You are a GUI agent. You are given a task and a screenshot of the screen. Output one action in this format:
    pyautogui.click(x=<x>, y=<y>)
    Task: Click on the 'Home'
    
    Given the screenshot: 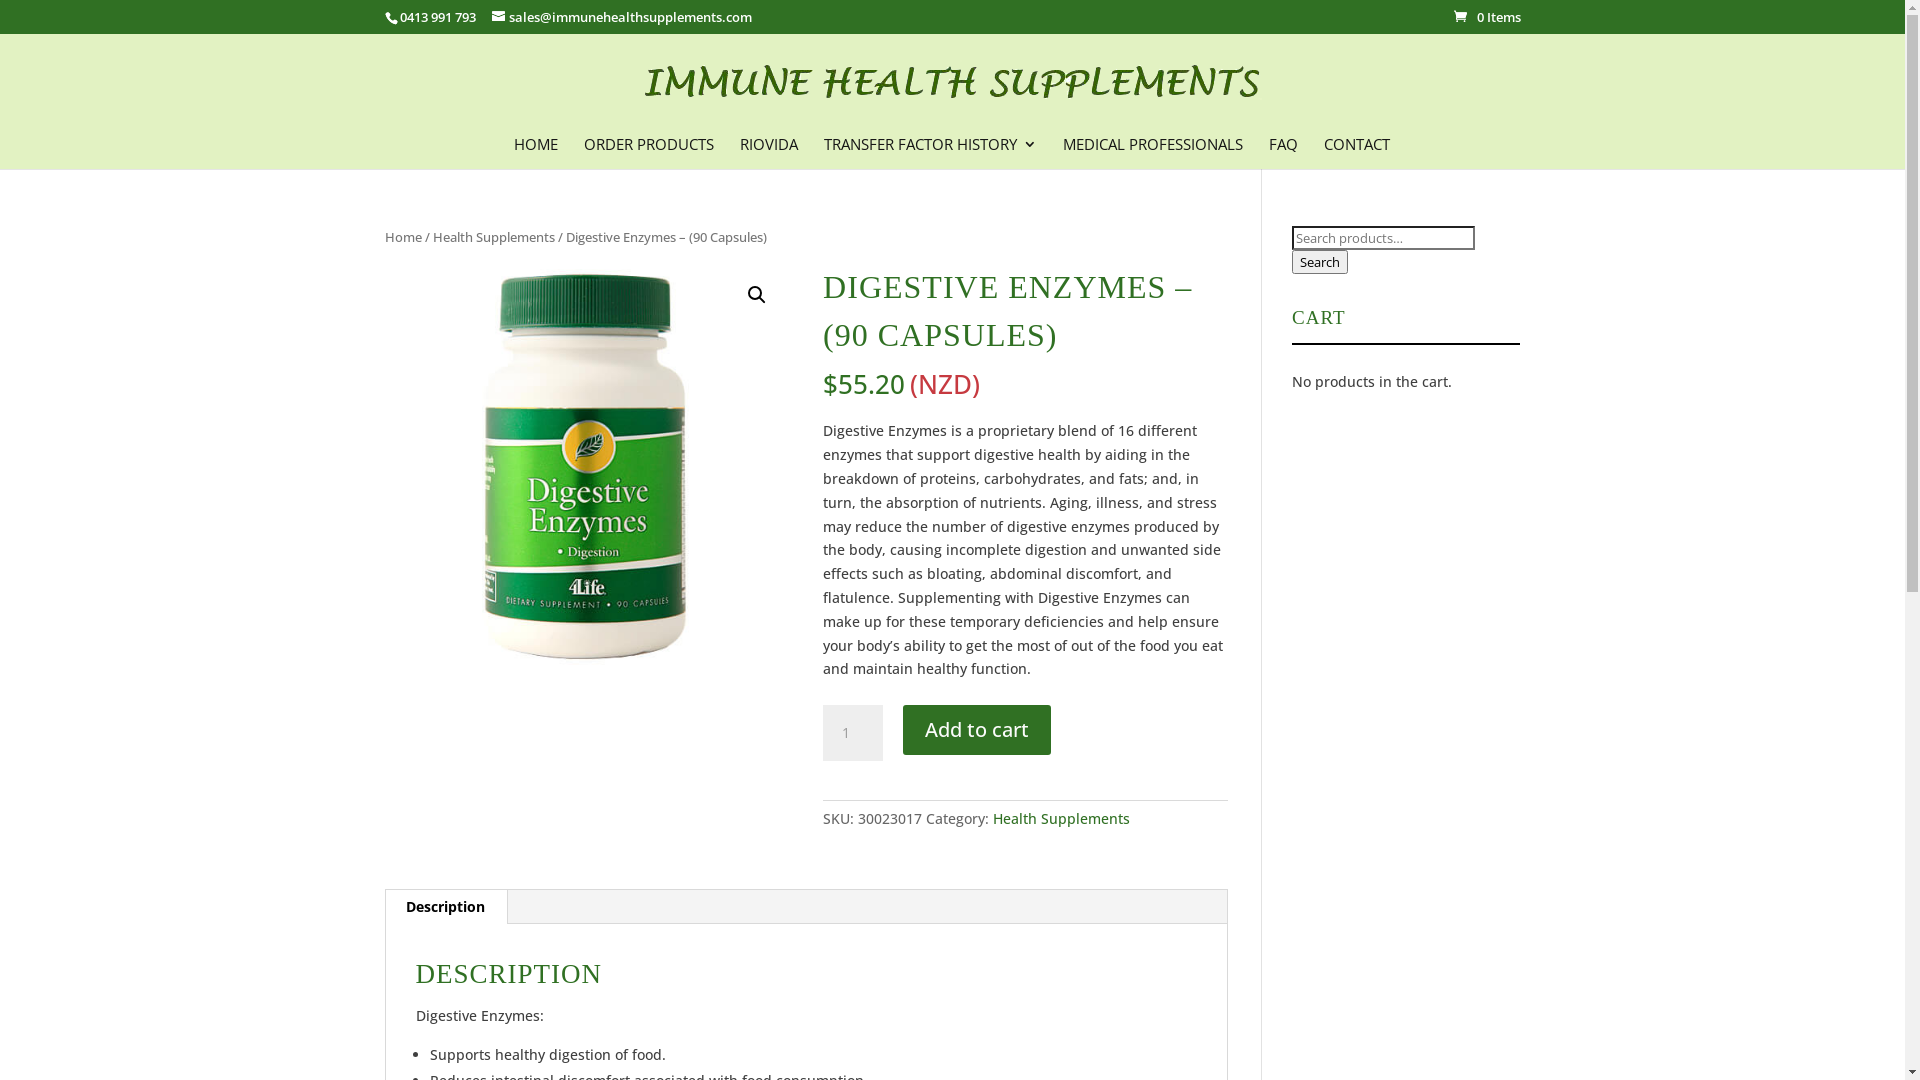 What is the action you would take?
    pyautogui.click(x=401, y=235)
    